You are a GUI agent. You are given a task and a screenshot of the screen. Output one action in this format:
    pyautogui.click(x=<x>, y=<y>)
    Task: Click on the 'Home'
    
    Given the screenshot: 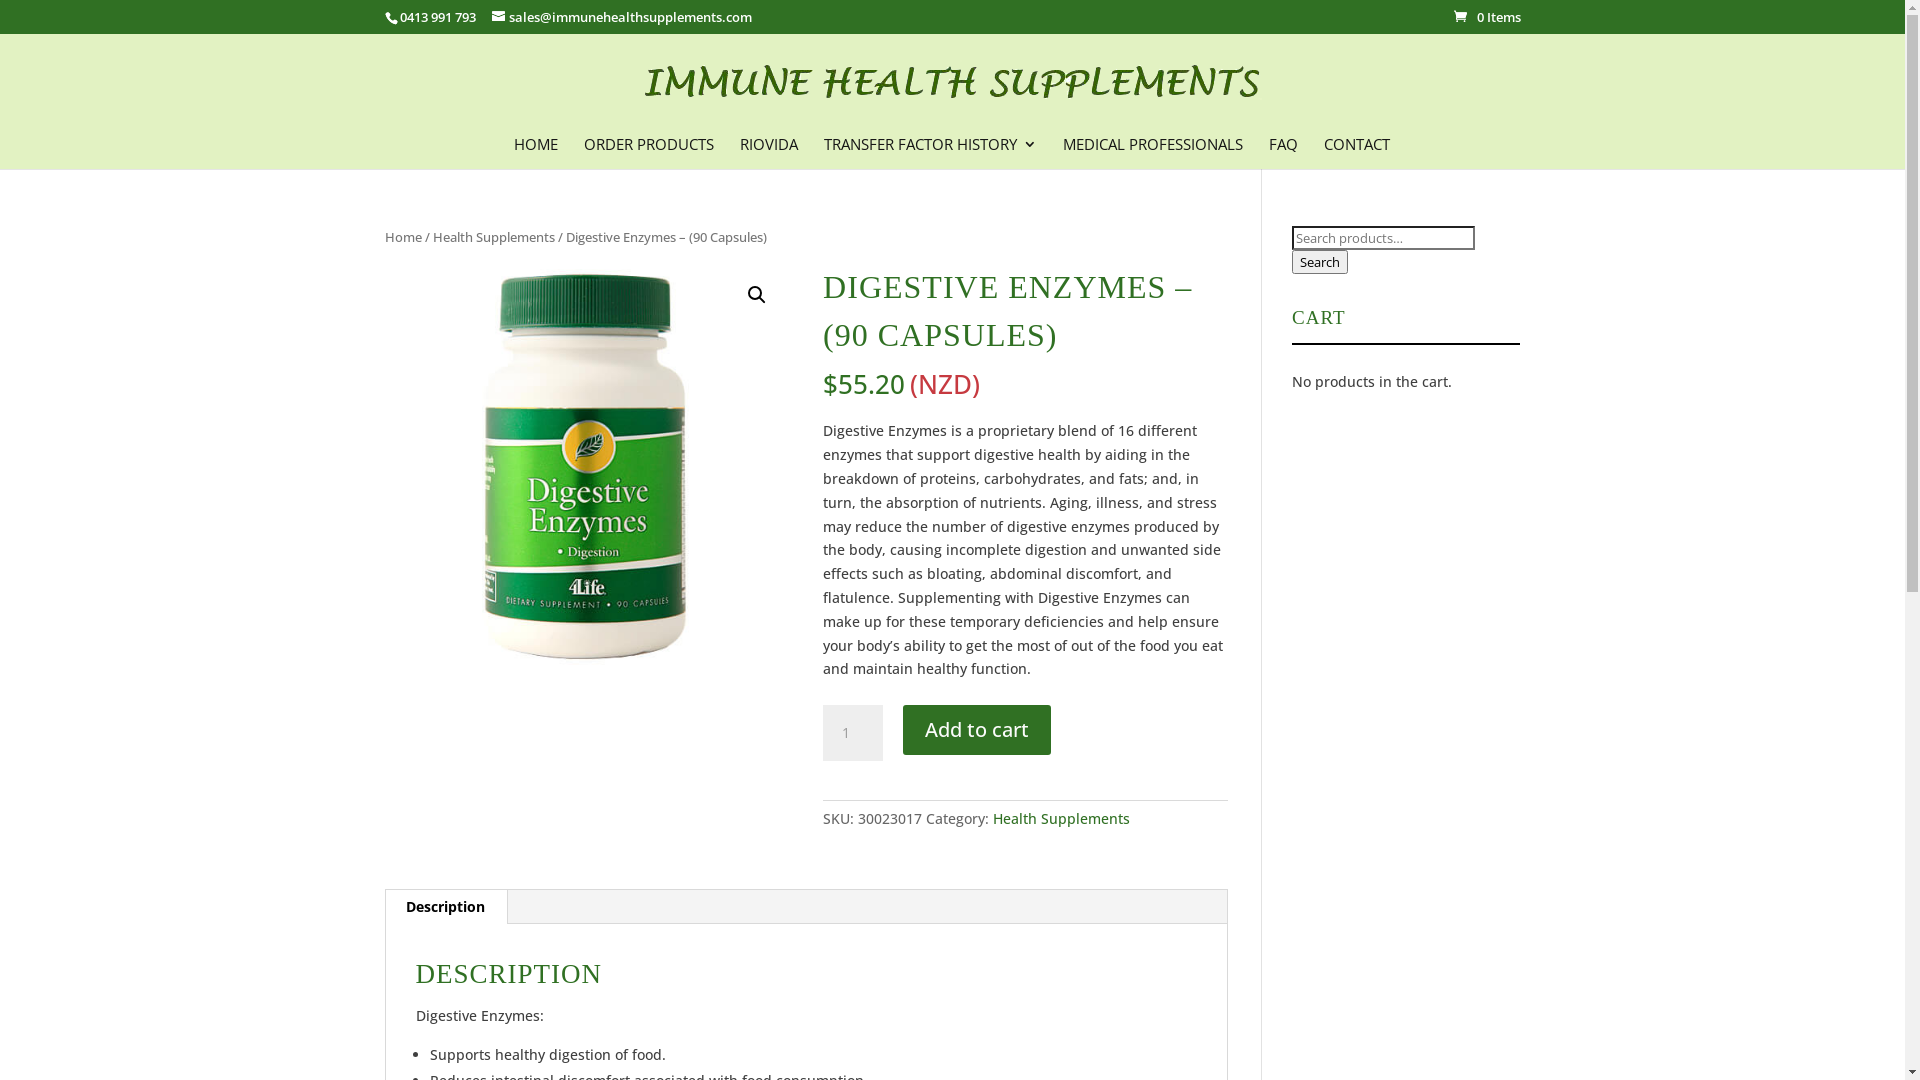 What is the action you would take?
    pyautogui.click(x=401, y=235)
    